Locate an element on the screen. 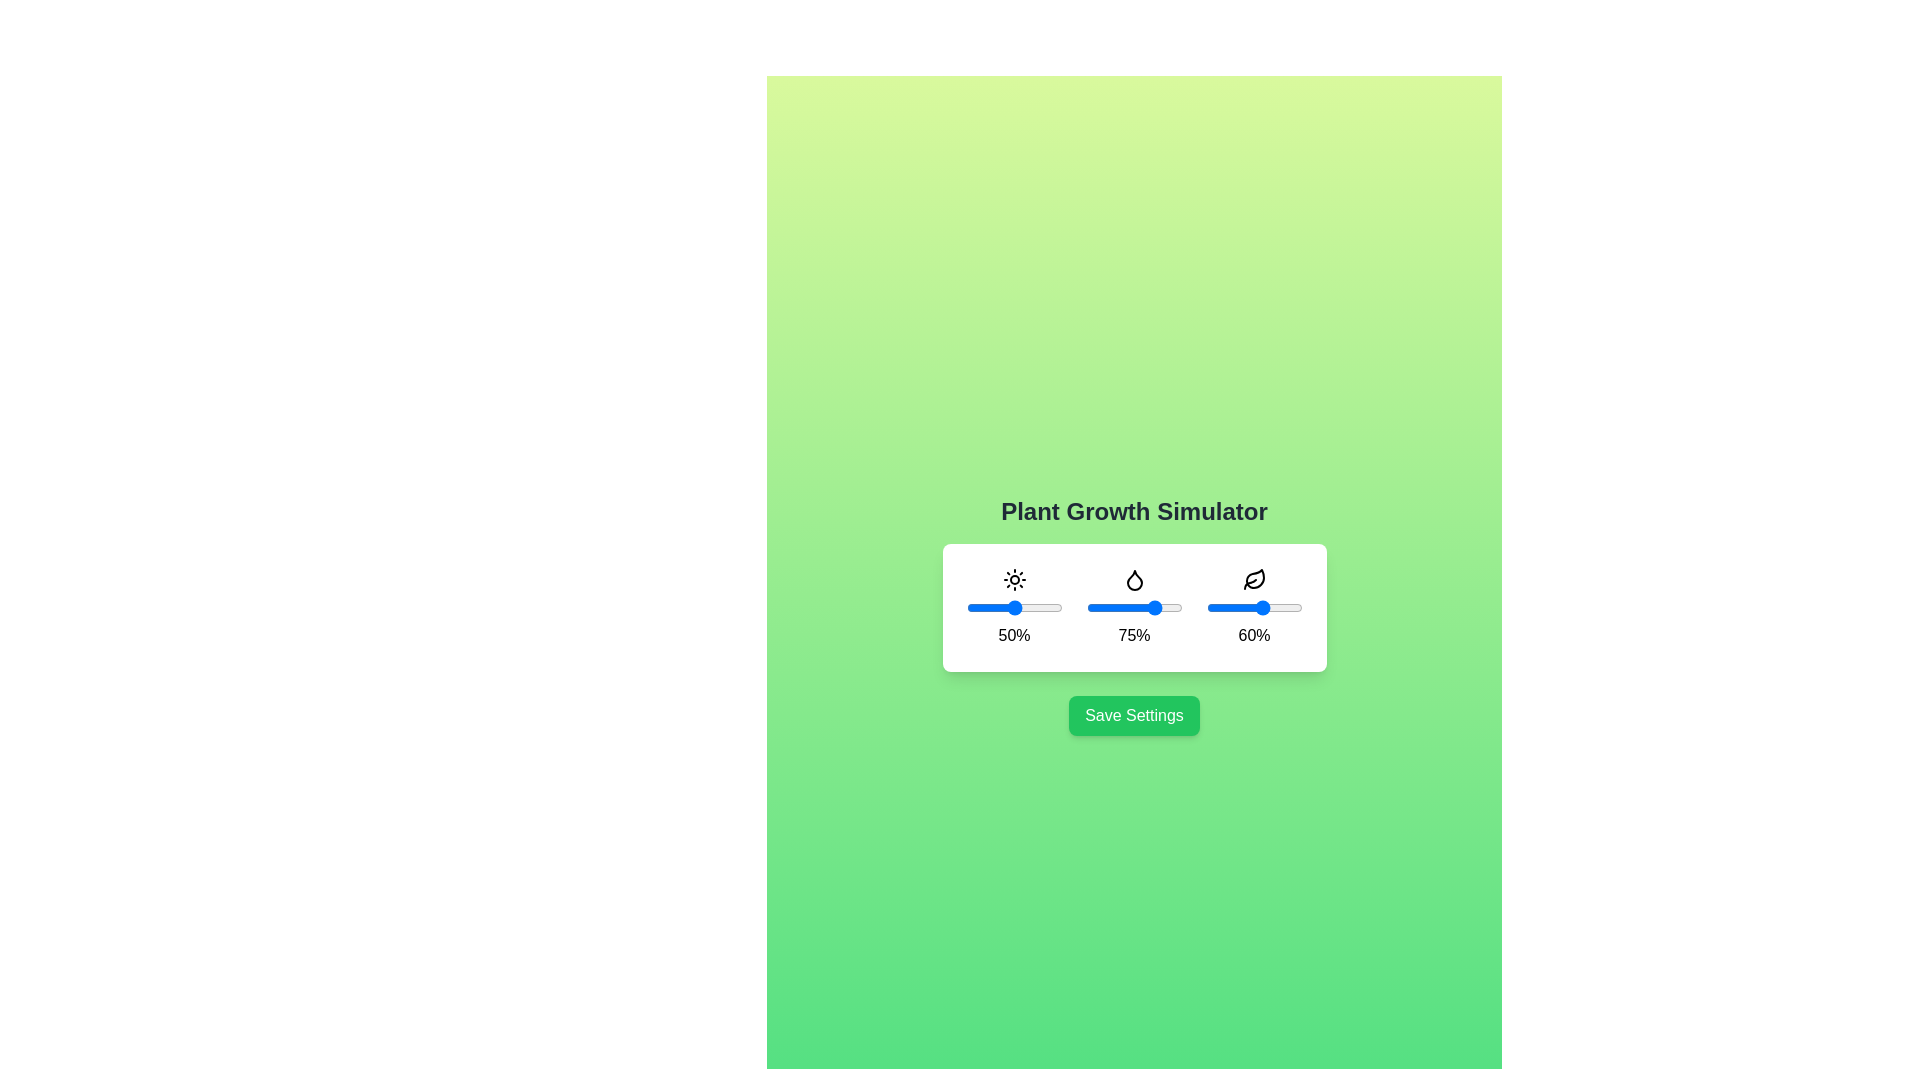 The width and height of the screenshot is (1920, 1080). the sunlight slider to 52% is located at coordinates (1016, 607).